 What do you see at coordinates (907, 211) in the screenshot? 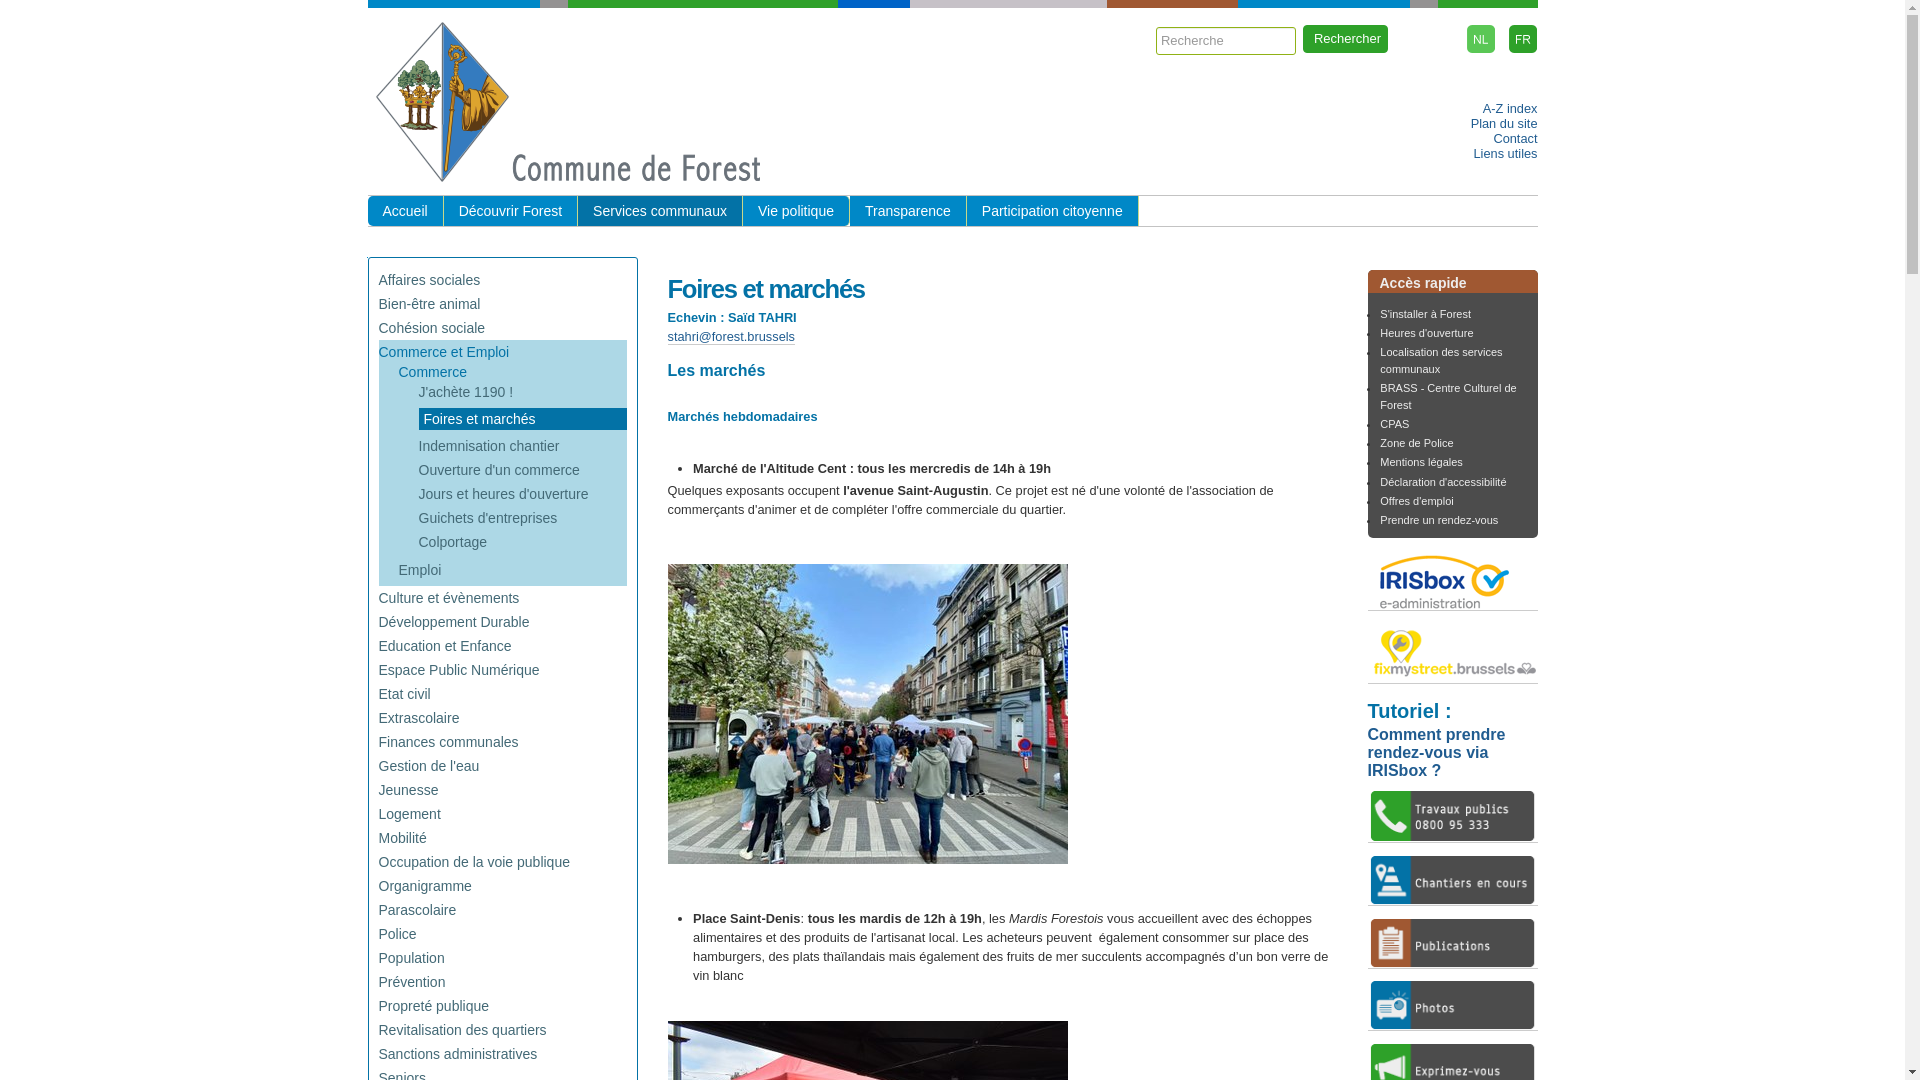
I see `'Transparence'` at bounding box center [907, 211].